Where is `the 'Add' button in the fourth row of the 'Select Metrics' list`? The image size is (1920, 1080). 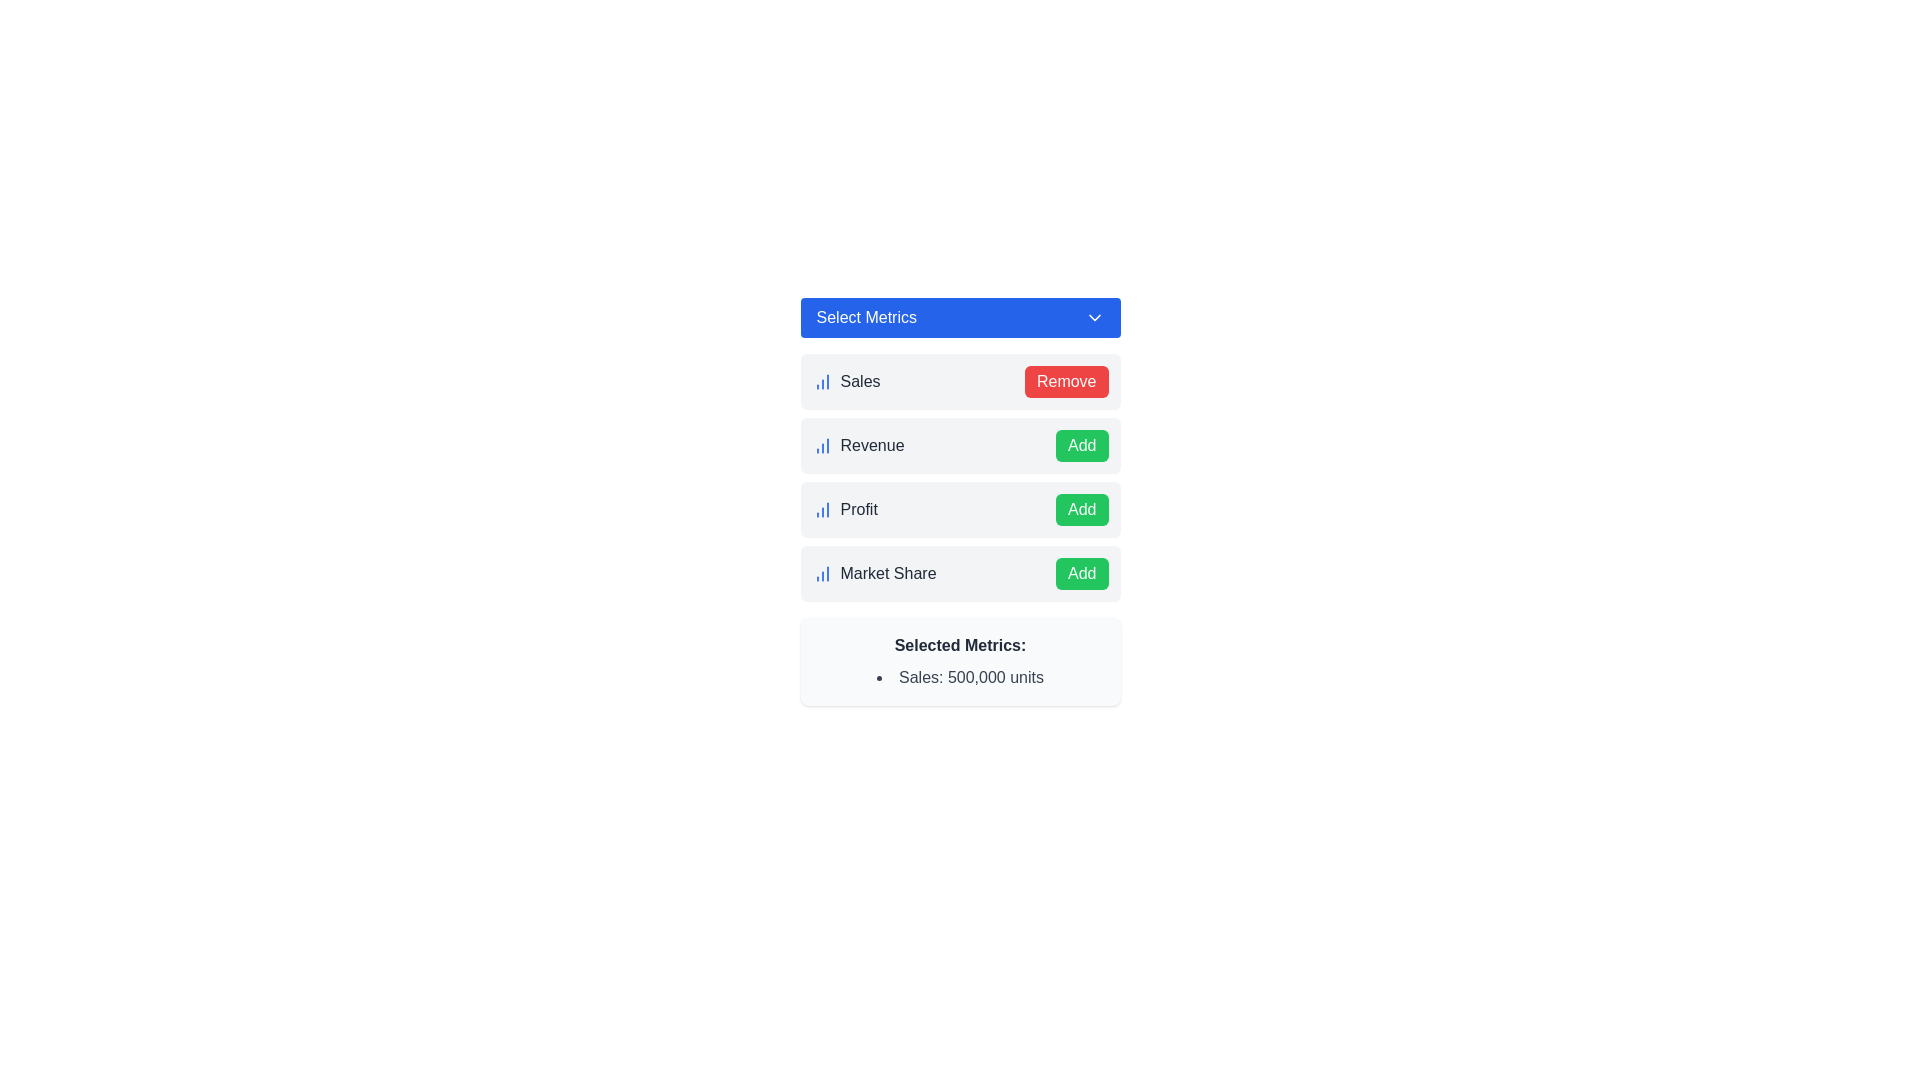
the 'Add' button in the fourth row of the 'Select Metrics' list is located at coordinates (960, 574).